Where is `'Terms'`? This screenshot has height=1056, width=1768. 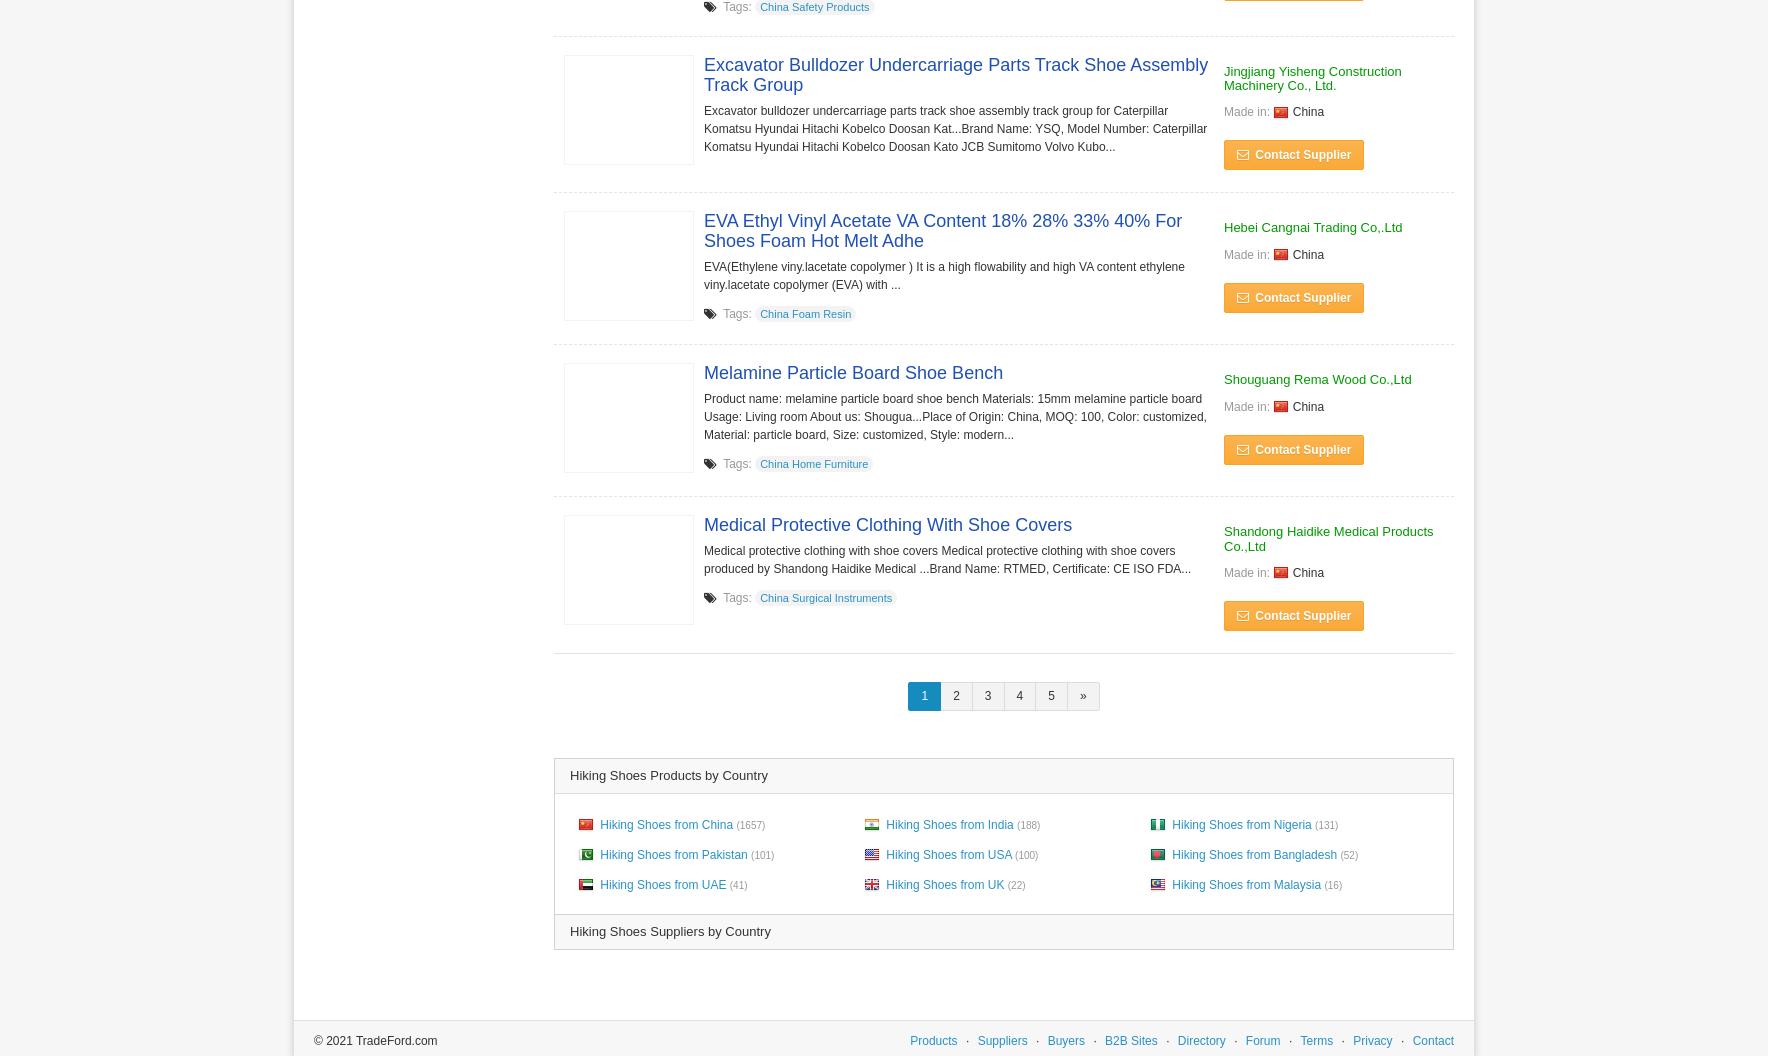 'Terms' is located at coordinates (1316, 1038).